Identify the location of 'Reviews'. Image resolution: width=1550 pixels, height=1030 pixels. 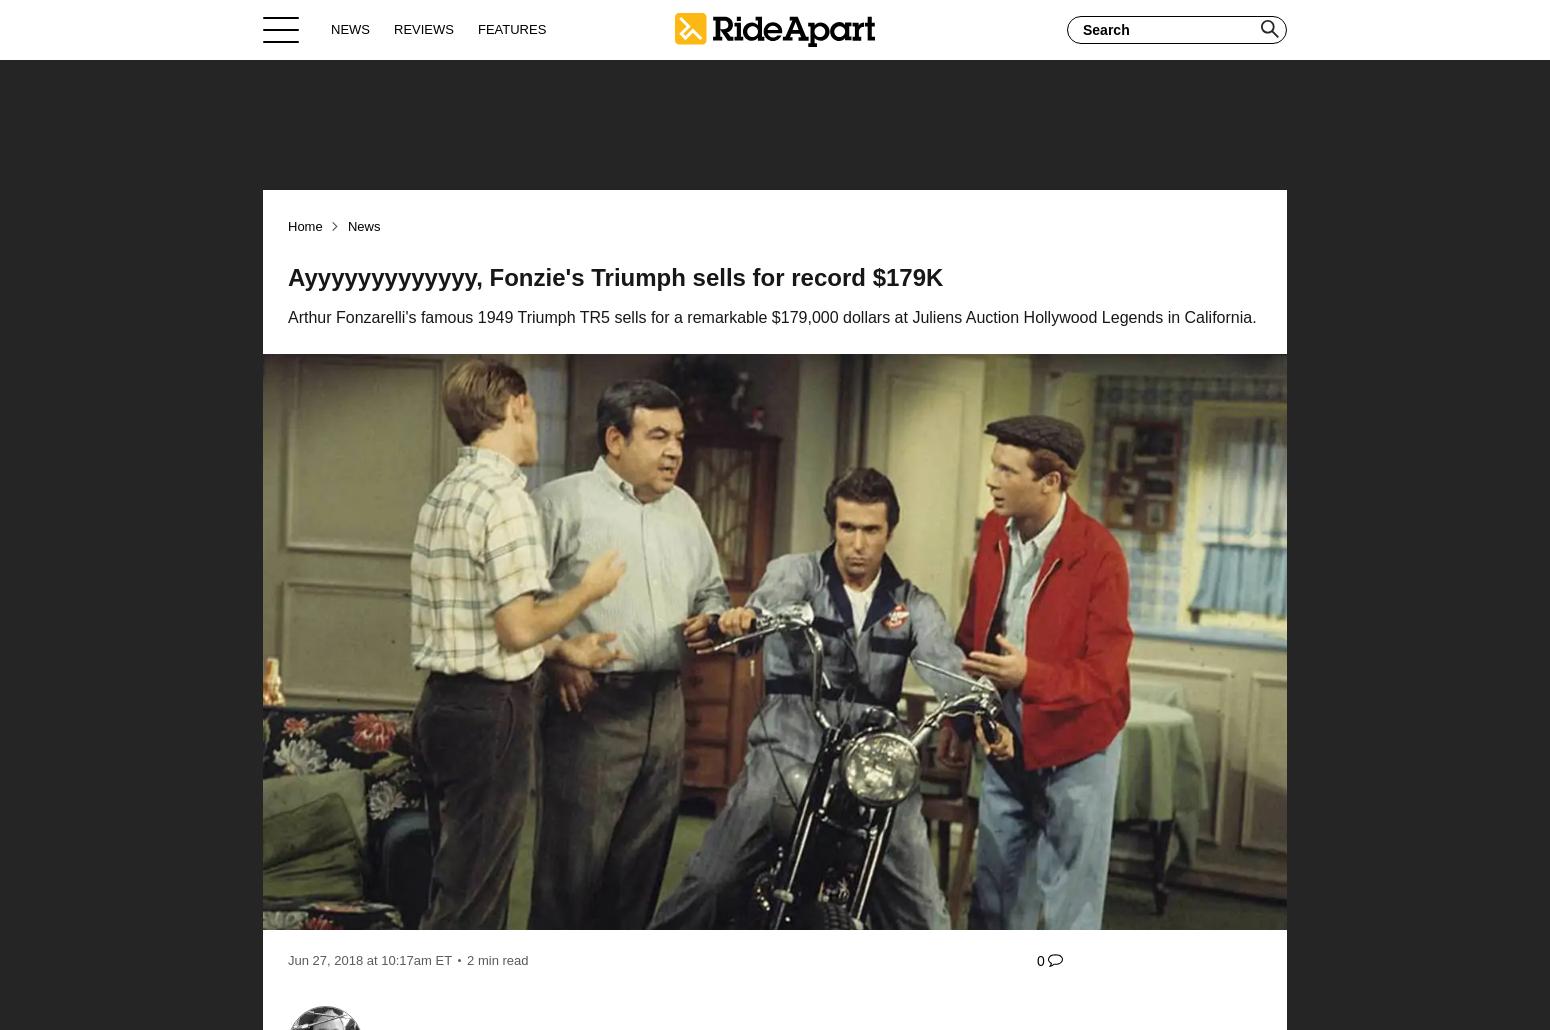
(394, 28).